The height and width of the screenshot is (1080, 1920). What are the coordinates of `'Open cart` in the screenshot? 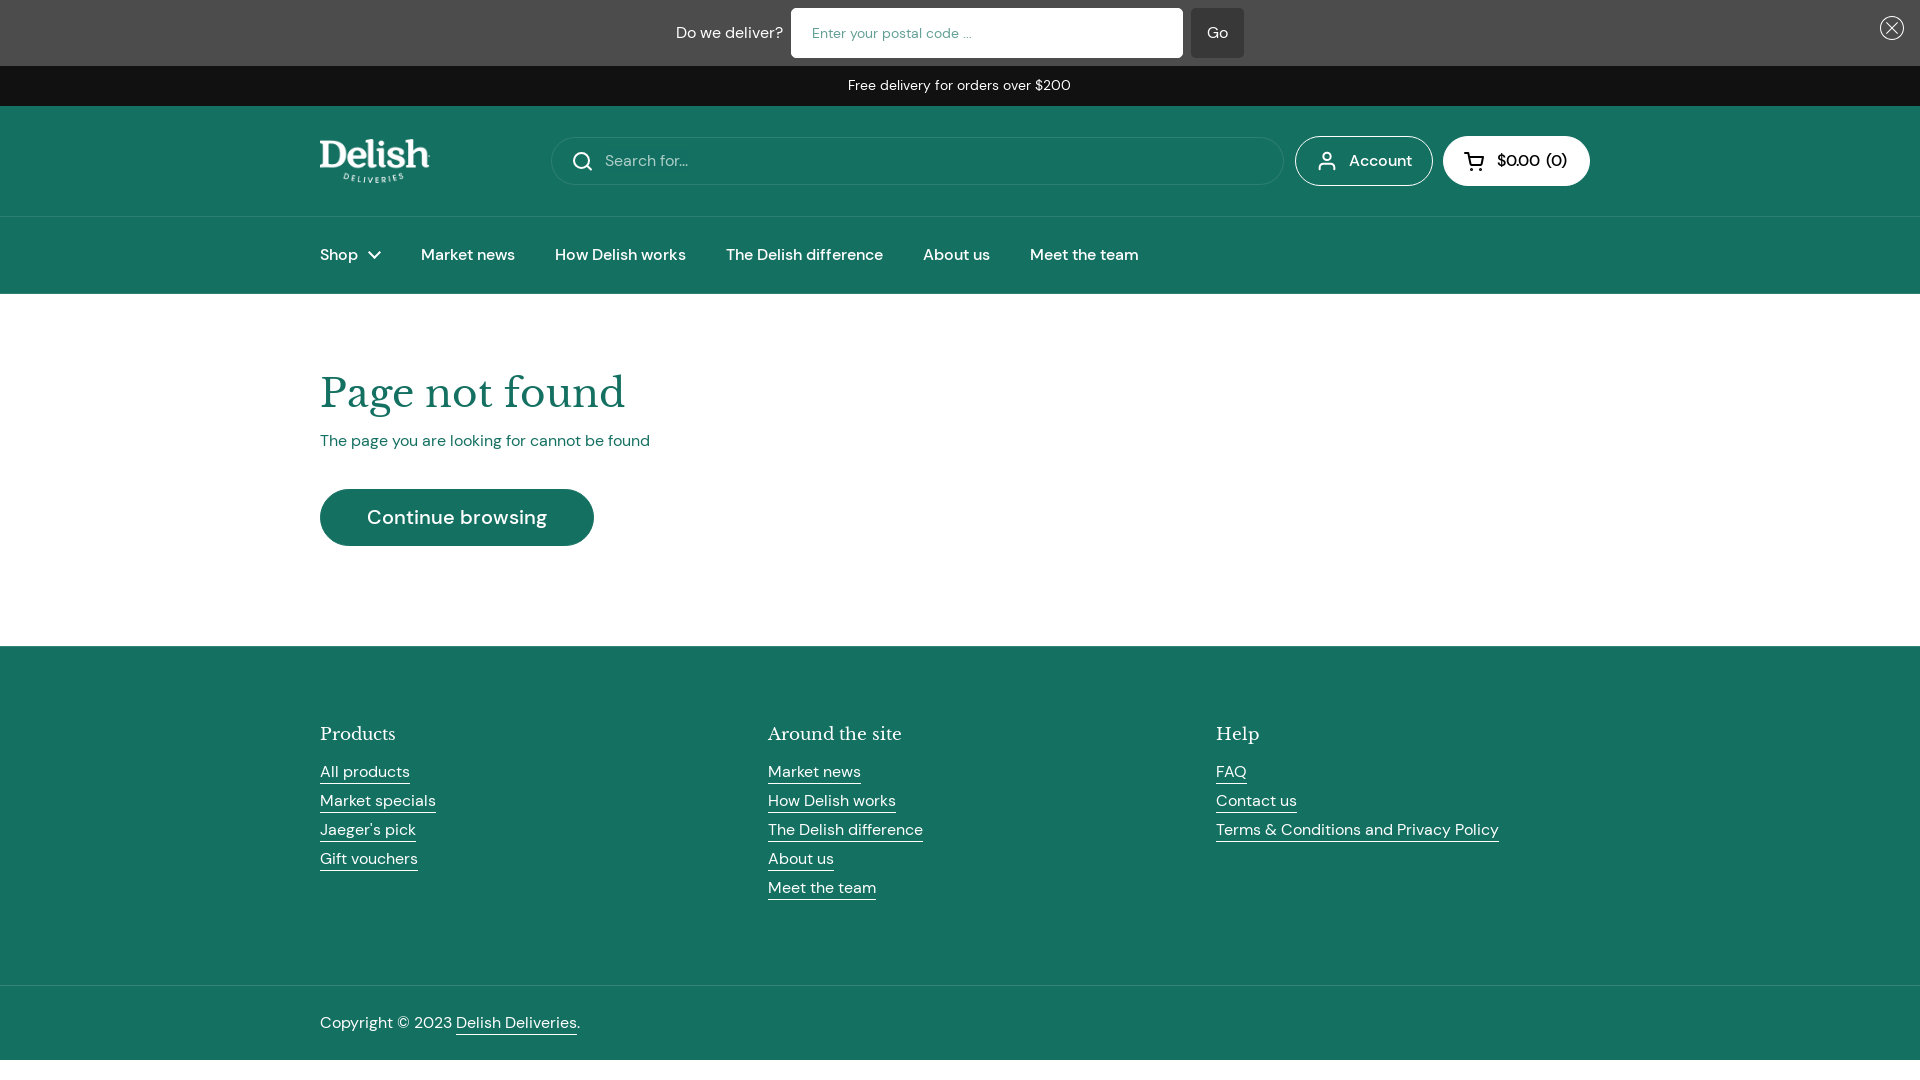 It's located at (1443, 160).